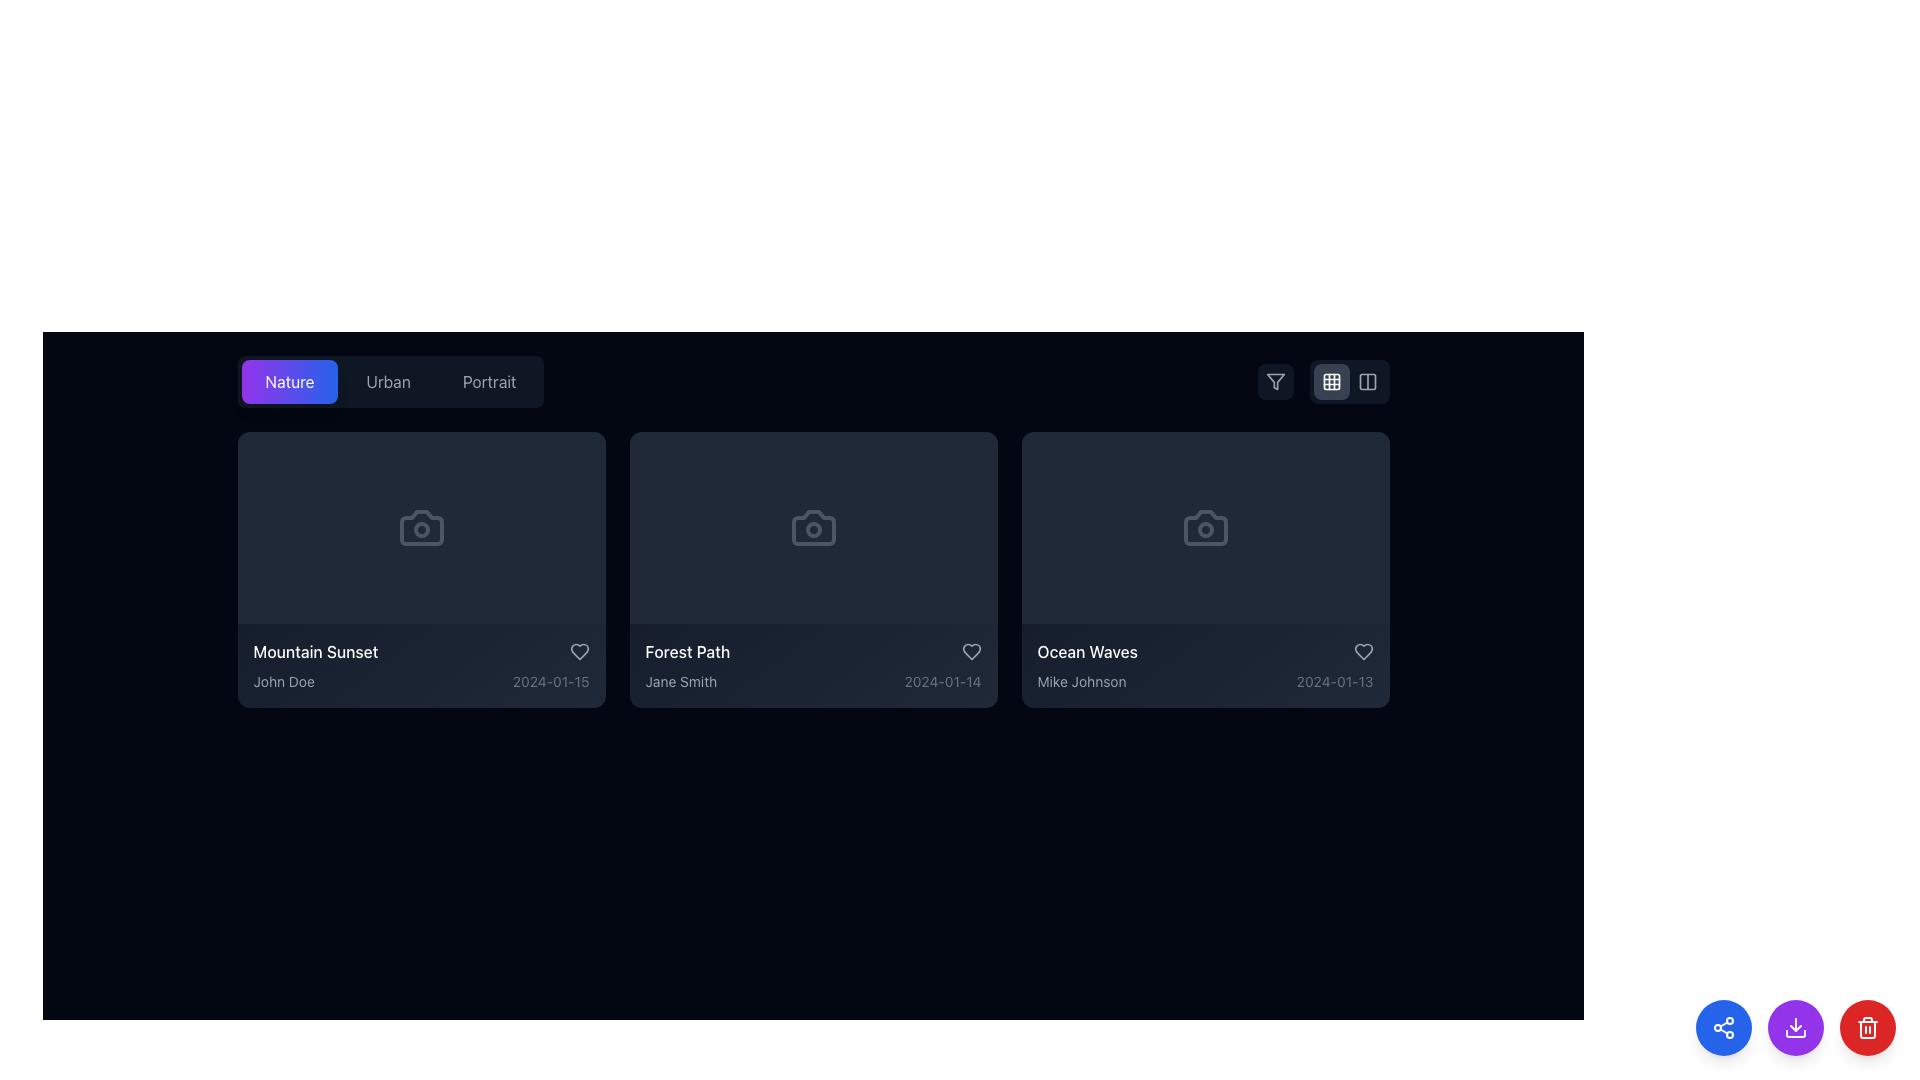 The width and height of the screenshot is (1920, 1080). I want to click on the last button in the top-right section of the dark-themed UI, which is a vertically split rectangle icon with a dark outline and simple stroke design, so click(1366, 381).